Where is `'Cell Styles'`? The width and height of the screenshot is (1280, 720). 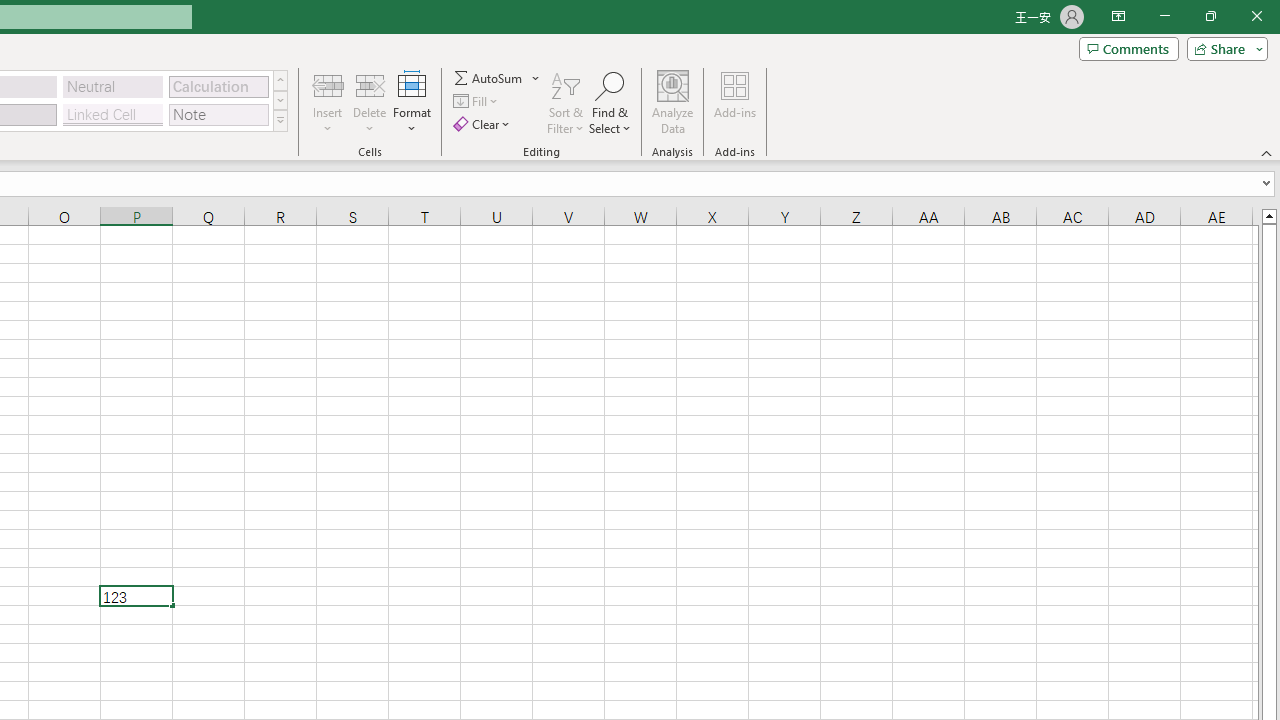 'Cell Styles' is located at coordinates (279, 120).